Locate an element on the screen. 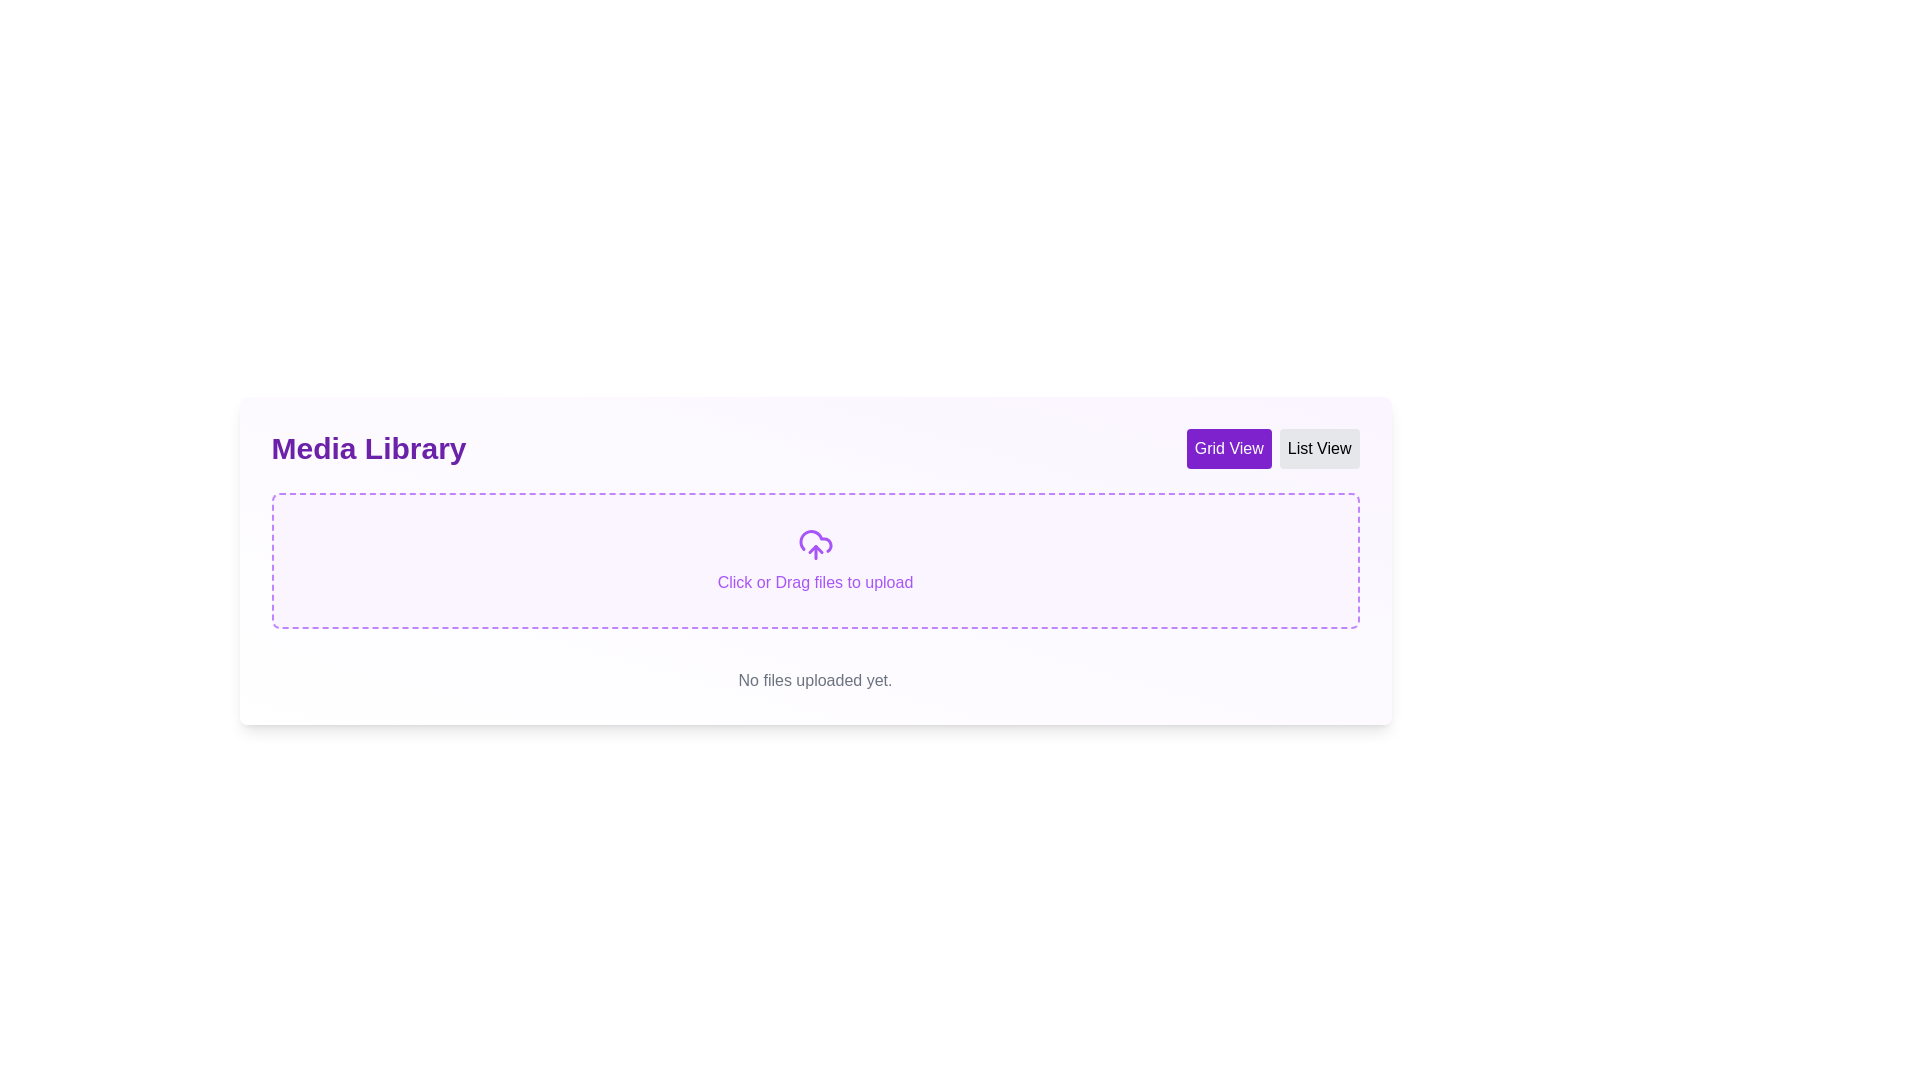 The height and width of the screenshot is (1080, 1920). the informational text label displaying 'No files uploaded yet.' which is styled in light gray and located at the bottom of the file upload interface is located at coordinates (815, 680).